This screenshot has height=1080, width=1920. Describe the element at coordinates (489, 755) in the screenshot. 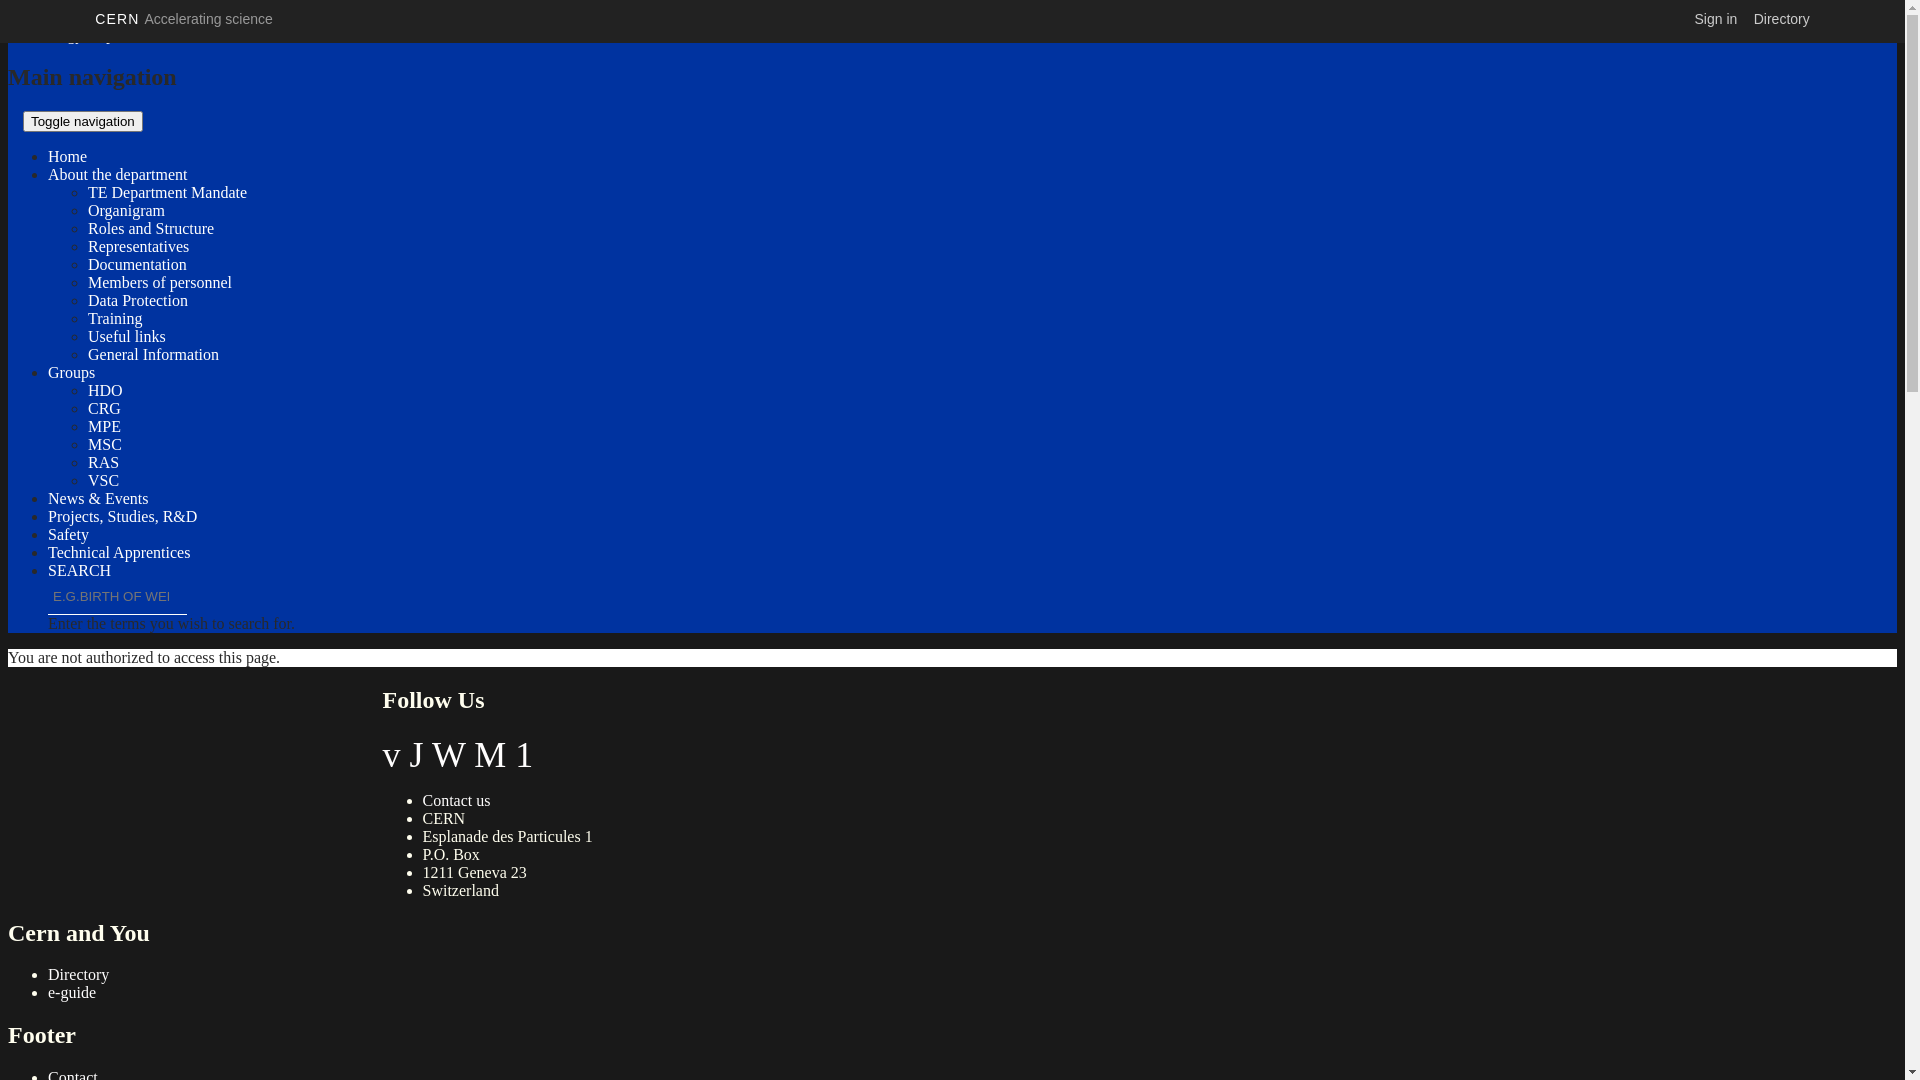

I see `'M'` at that location.